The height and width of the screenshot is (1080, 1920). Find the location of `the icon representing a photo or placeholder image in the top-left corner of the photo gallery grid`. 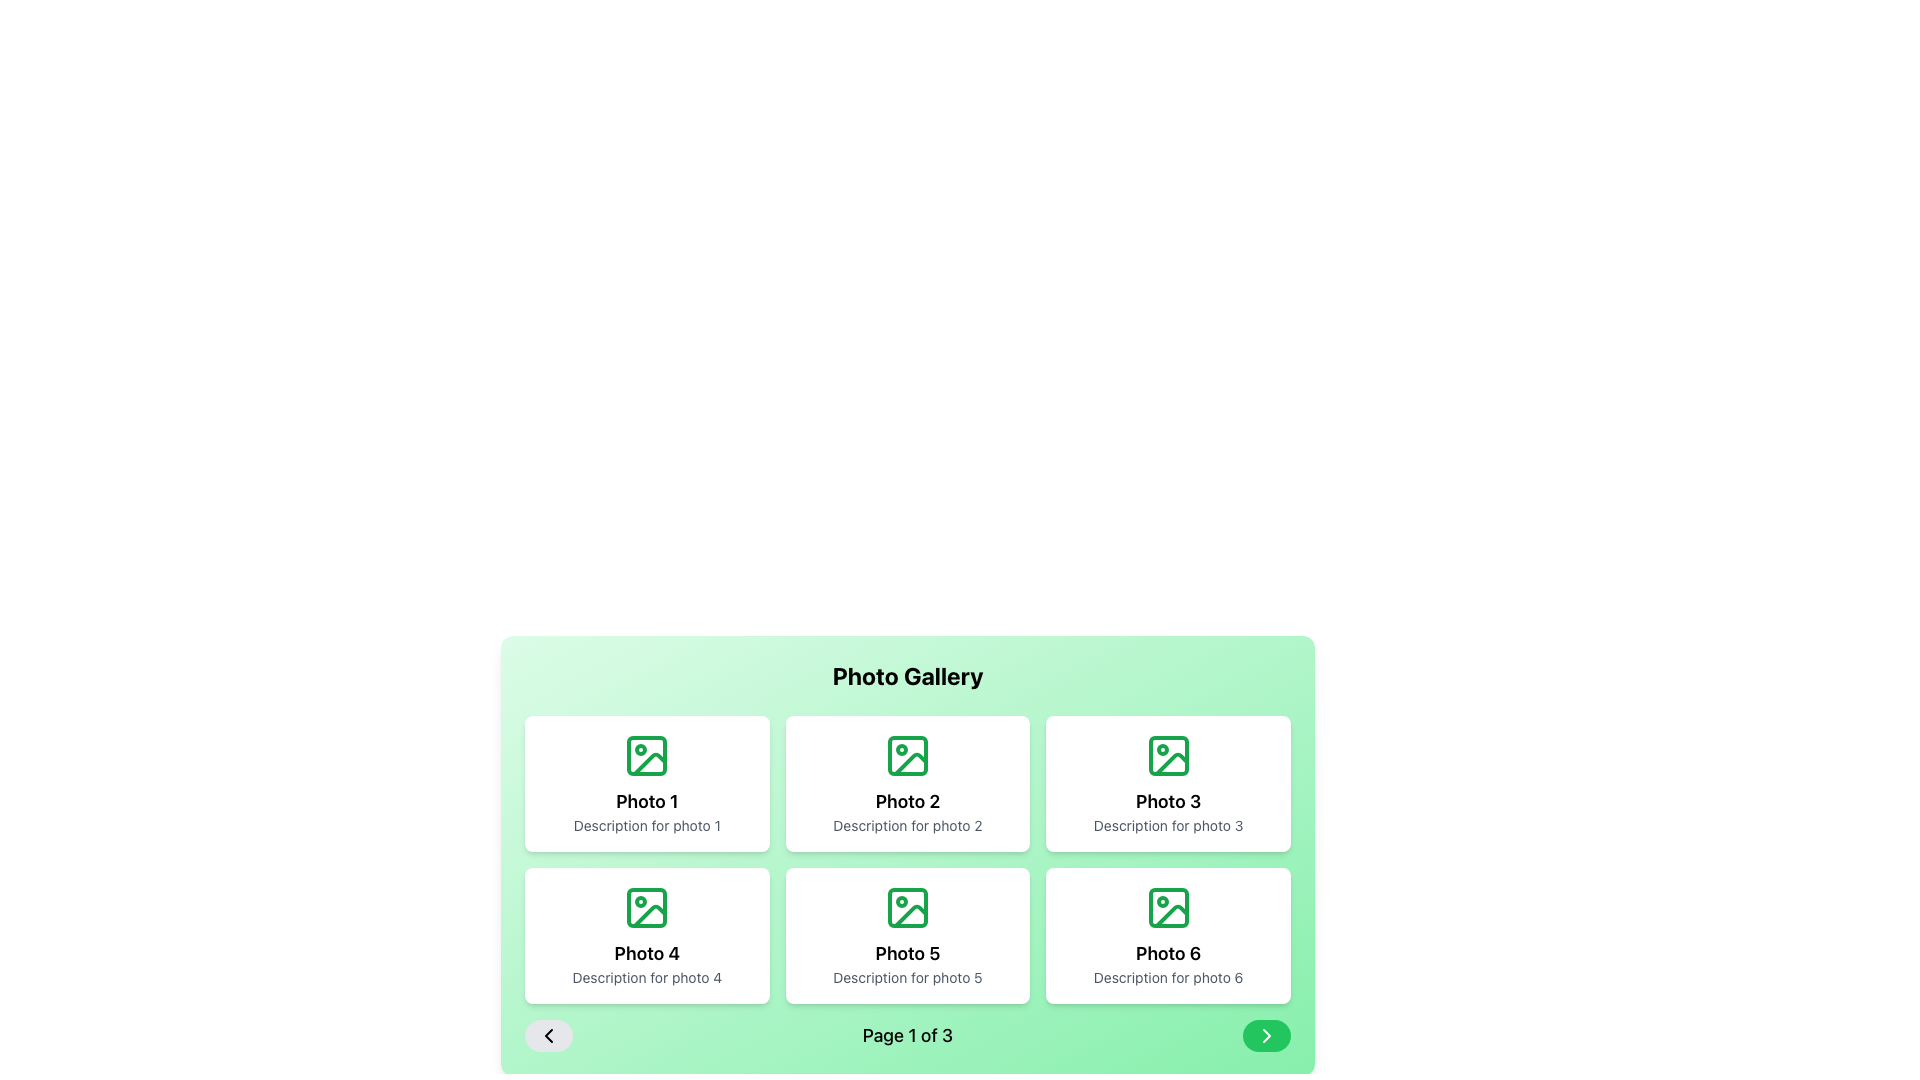

the icon representing a photo or placeholder image in the top-left corner of the photo gallery grid is located at coordinates (647, 756).